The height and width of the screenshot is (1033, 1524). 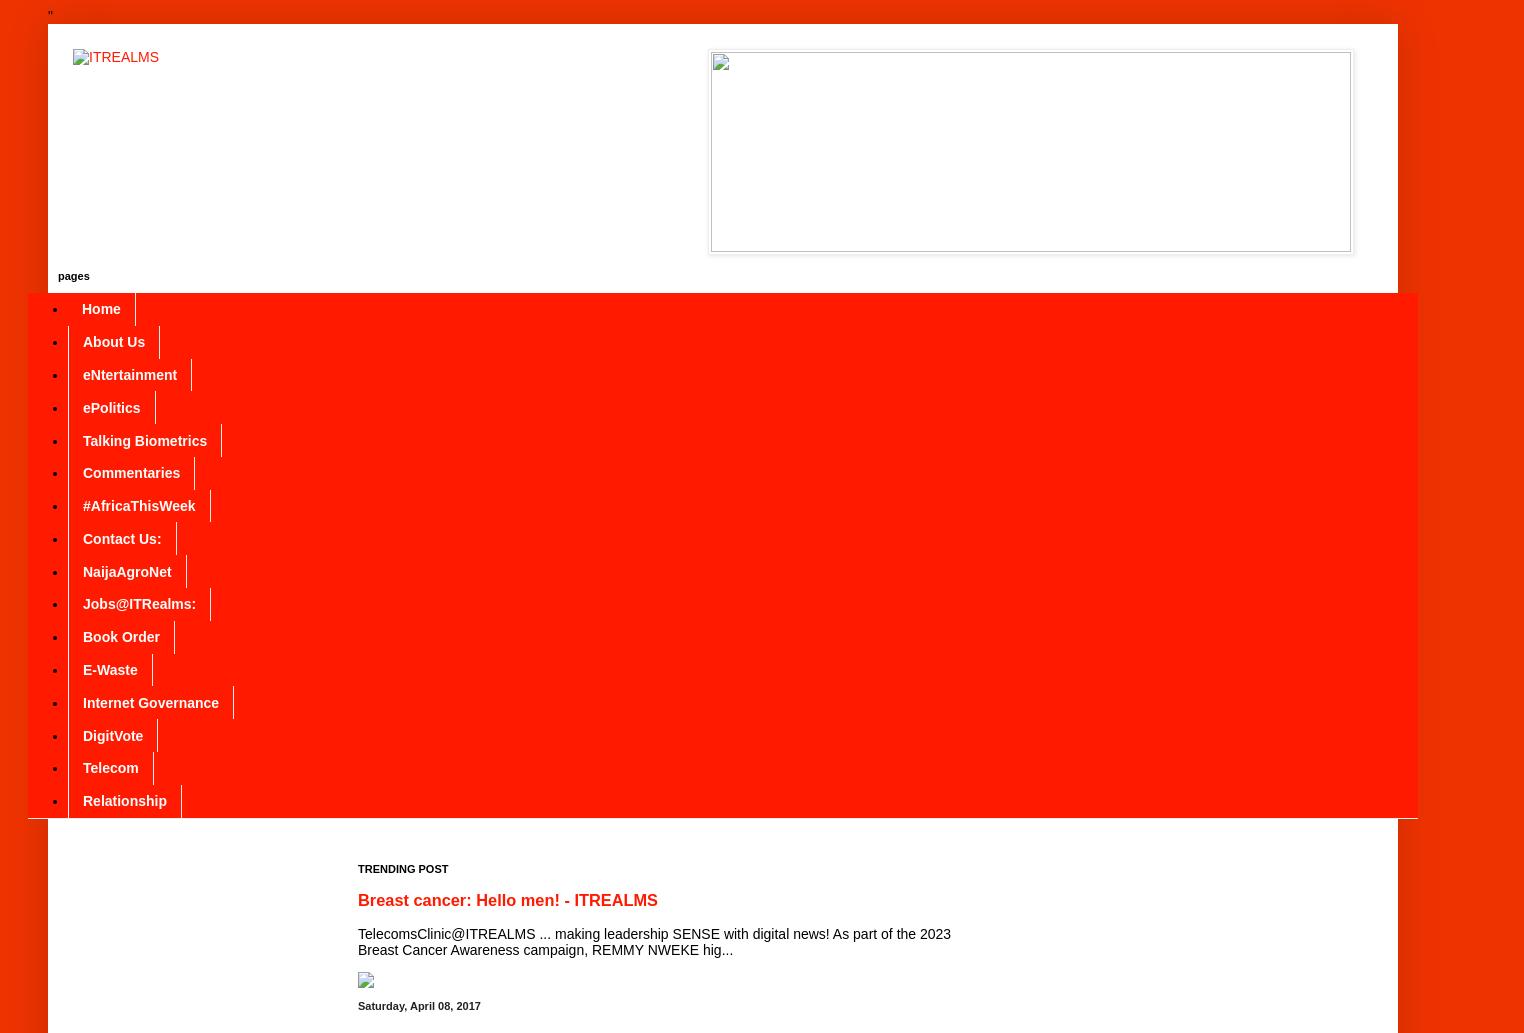 I want to click on 'Jobs@ITRealms:', so click(x=138, y=602).